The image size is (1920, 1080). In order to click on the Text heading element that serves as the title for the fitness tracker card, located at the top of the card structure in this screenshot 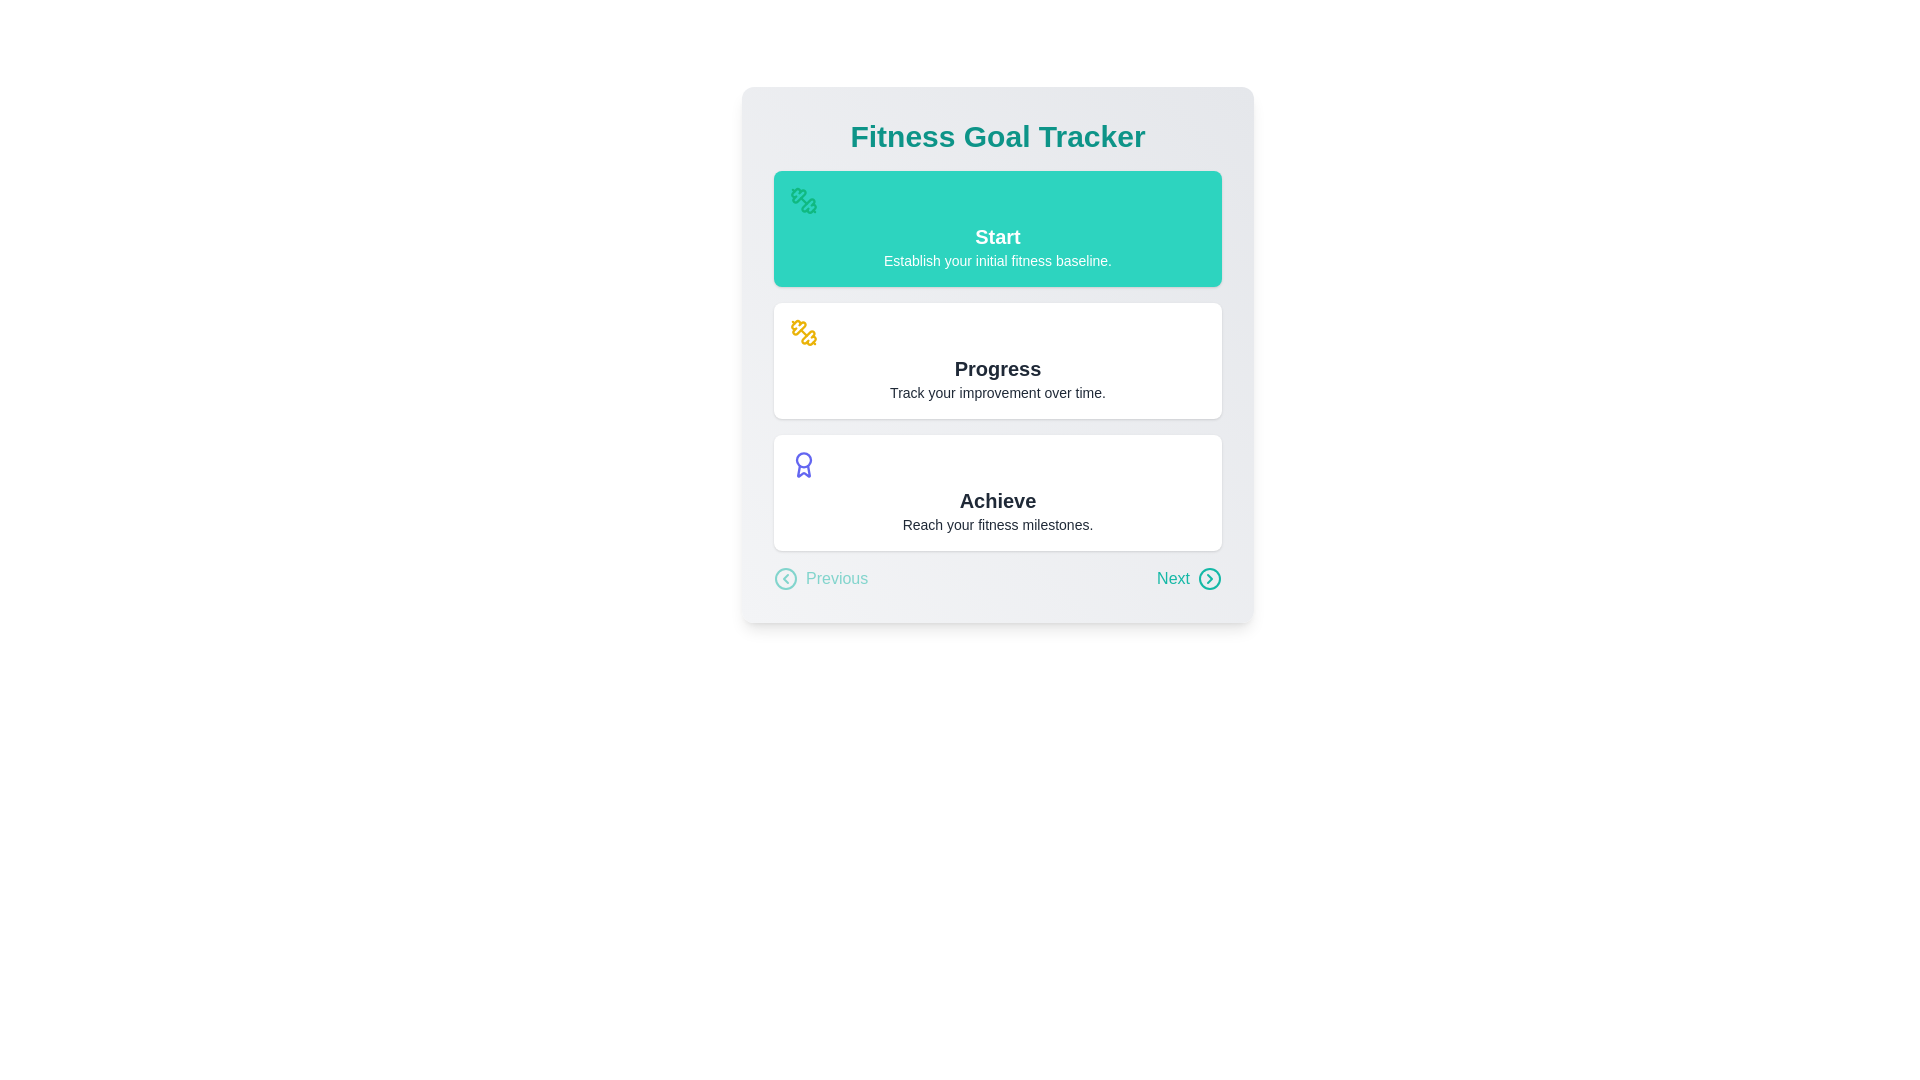, I will do `click(998, 136)`.